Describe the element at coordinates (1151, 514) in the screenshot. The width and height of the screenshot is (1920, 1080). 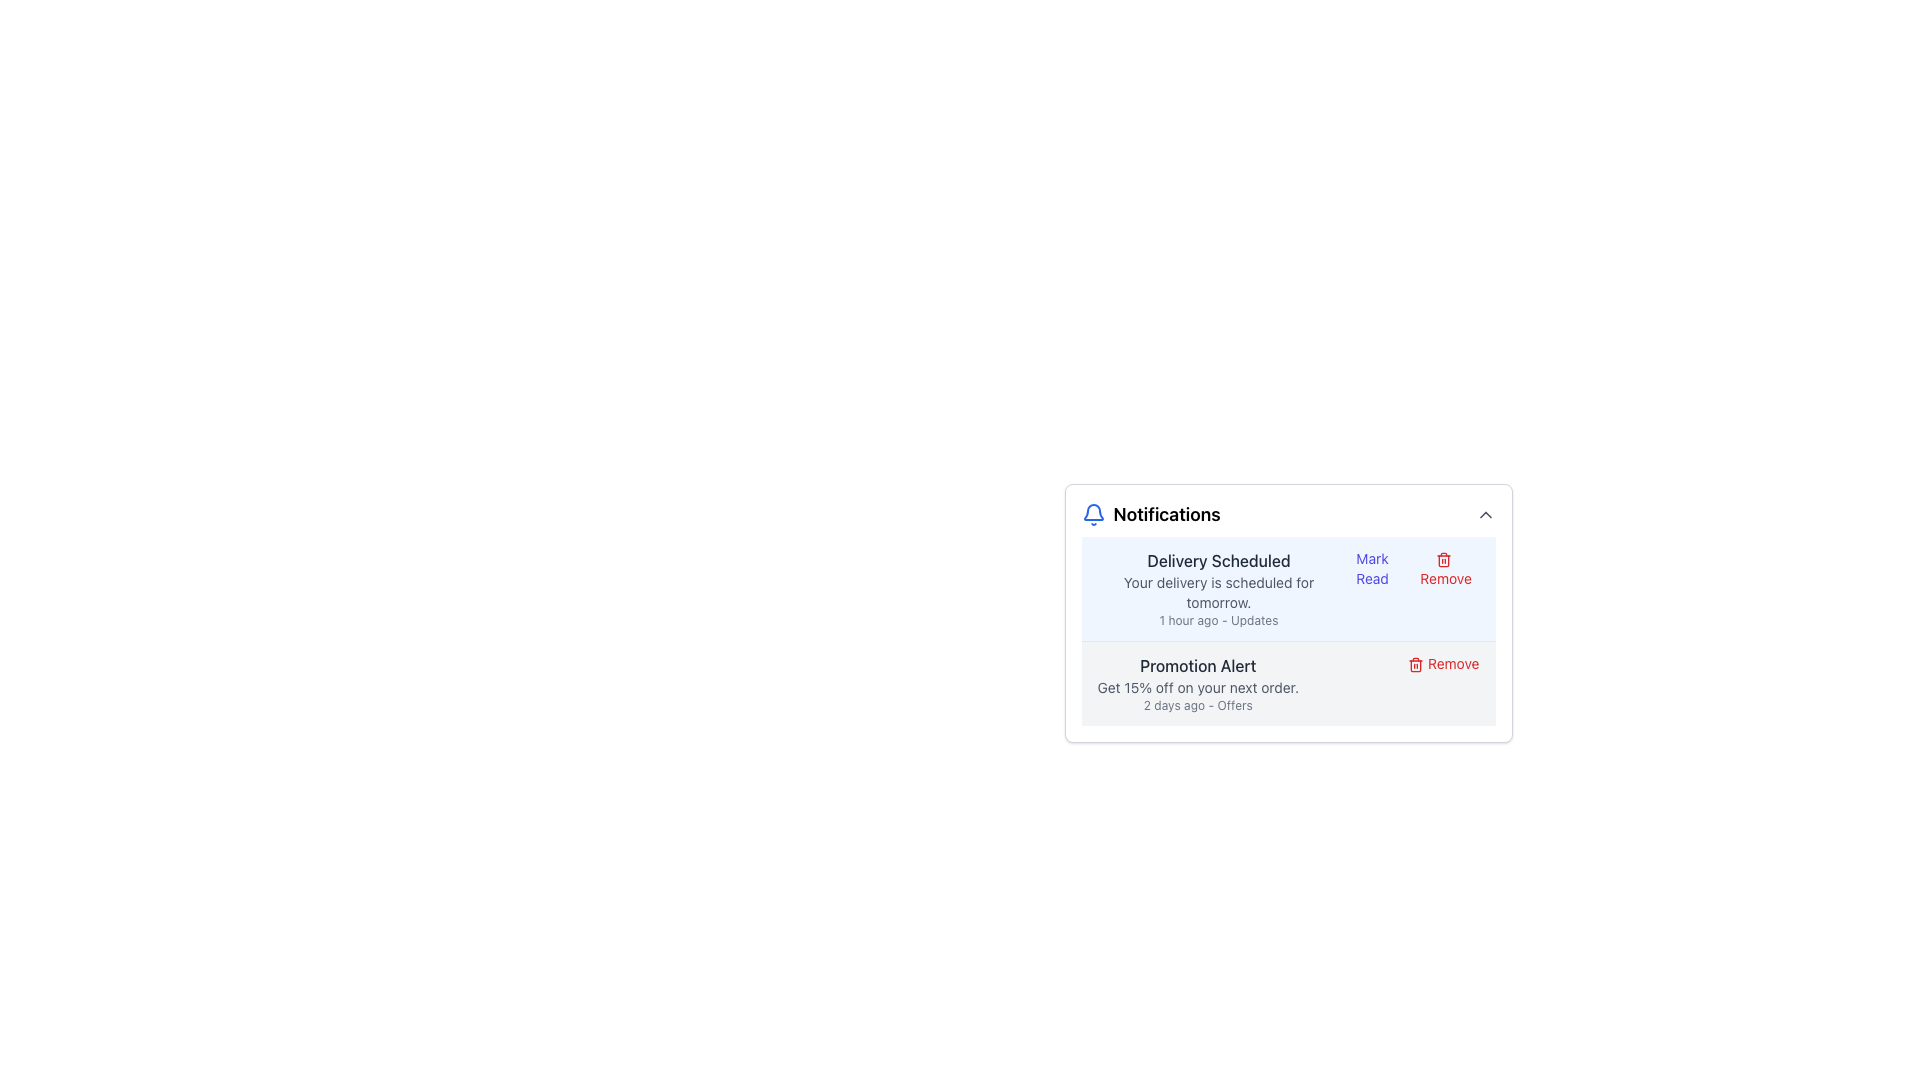
I see `the Header with Icon and Text Label that indicates the notifications section, which includes a bell icon and the text 'Notifications'` at that location.